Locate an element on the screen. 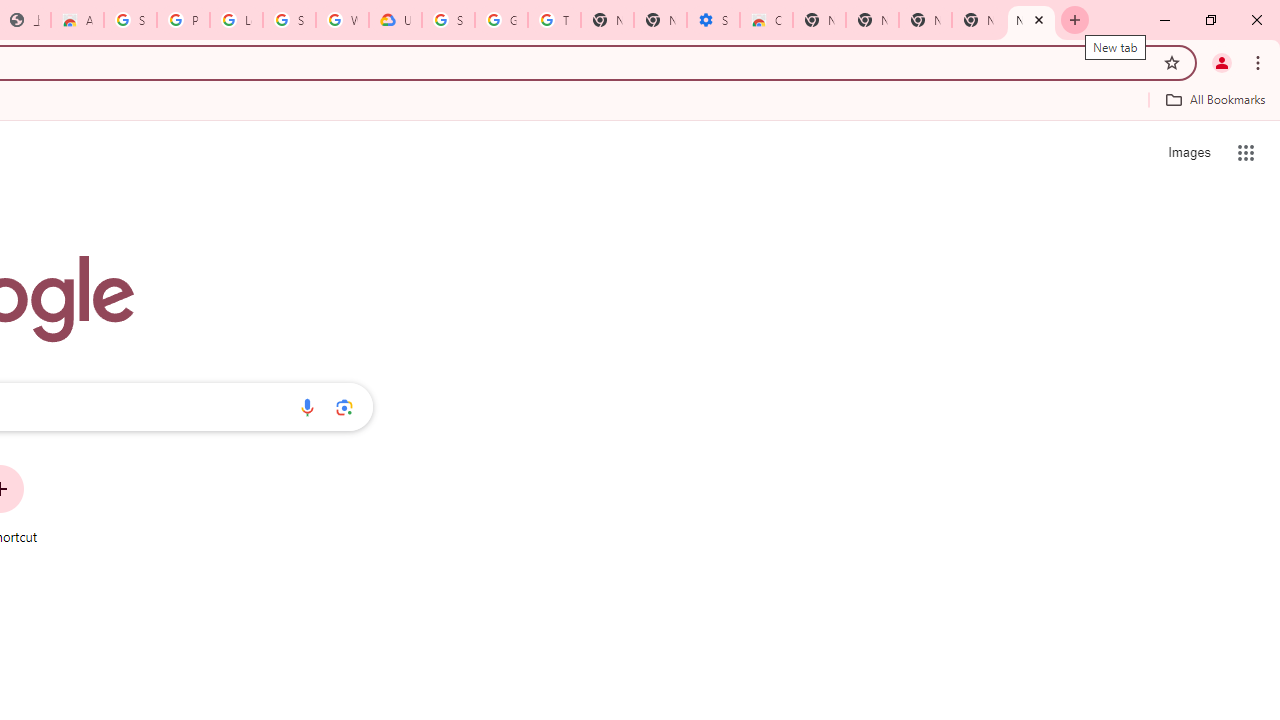 The width and height of the screenshot is (1280, 720). 'Who are Google' is located at coordinates (342, 20).